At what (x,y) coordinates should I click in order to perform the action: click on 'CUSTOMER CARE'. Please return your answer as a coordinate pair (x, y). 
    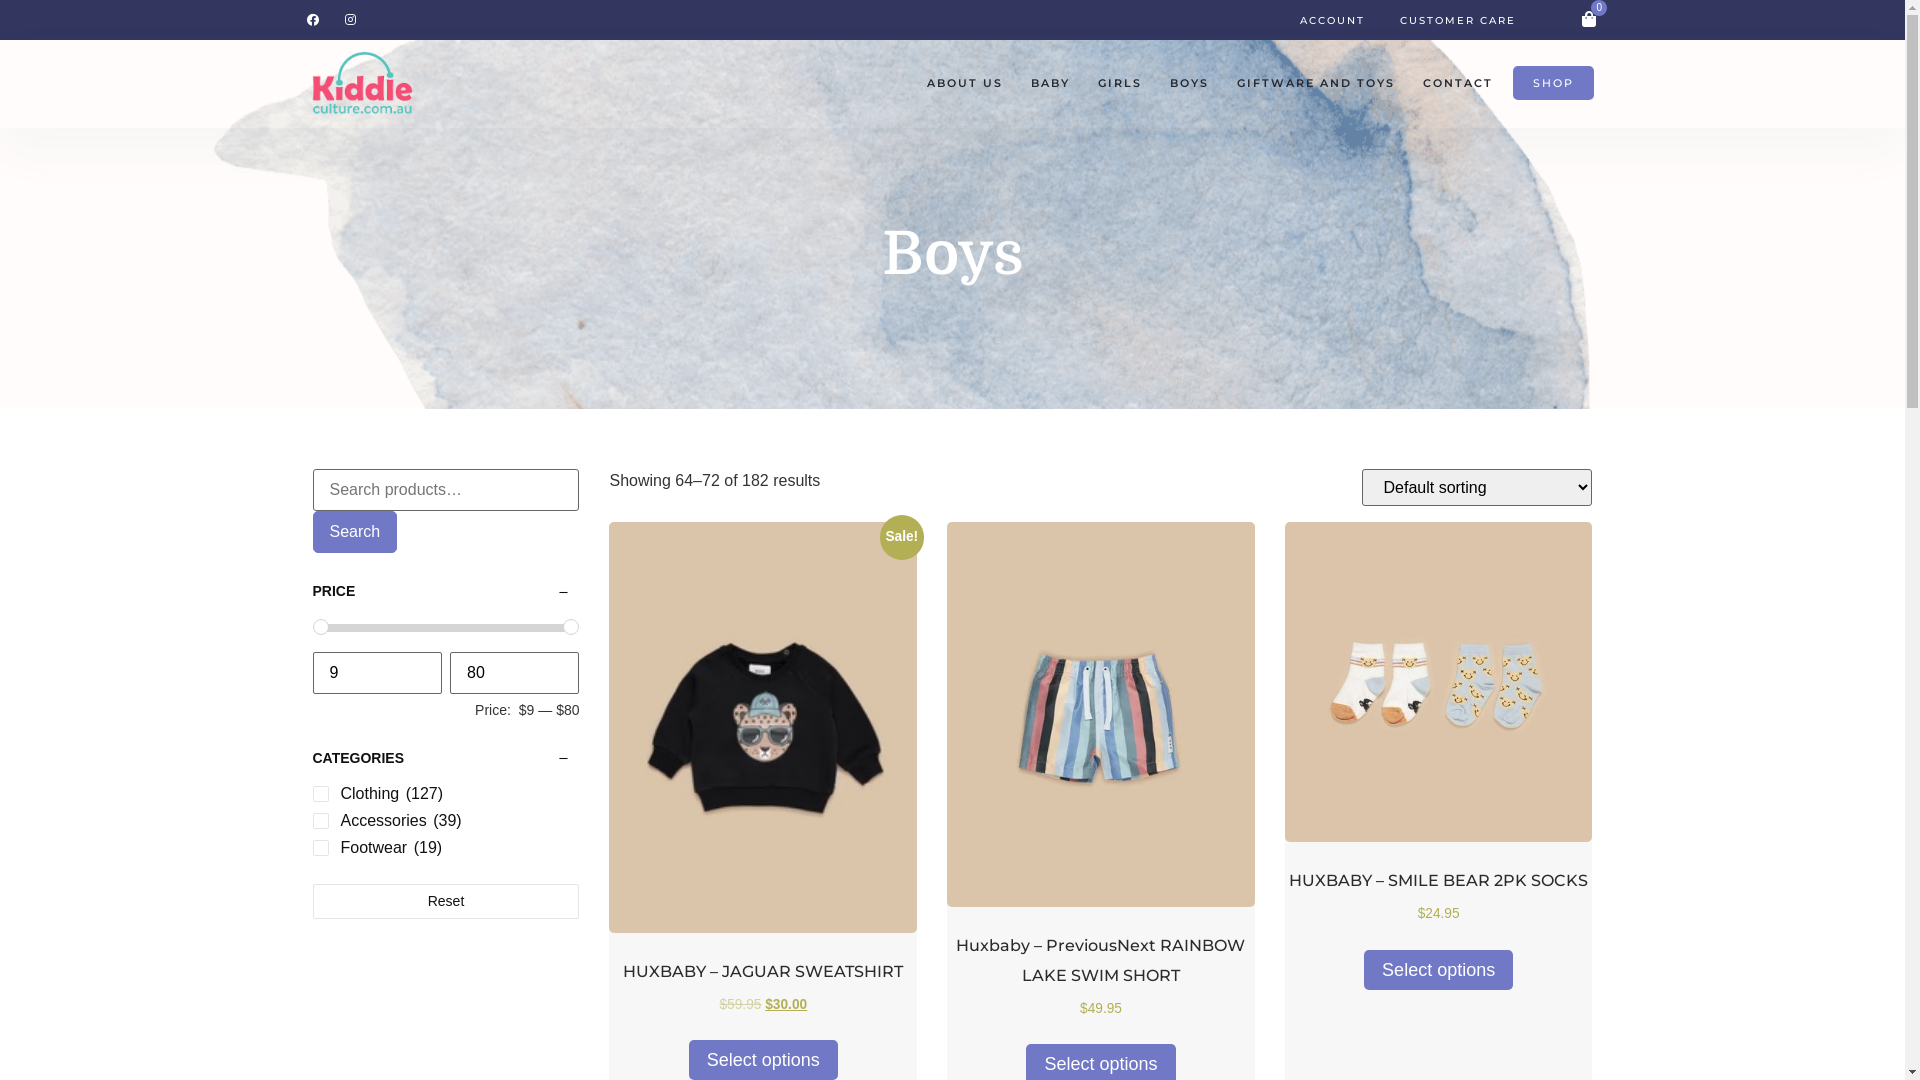
    Looking at the image, I should click on (1399, 19).